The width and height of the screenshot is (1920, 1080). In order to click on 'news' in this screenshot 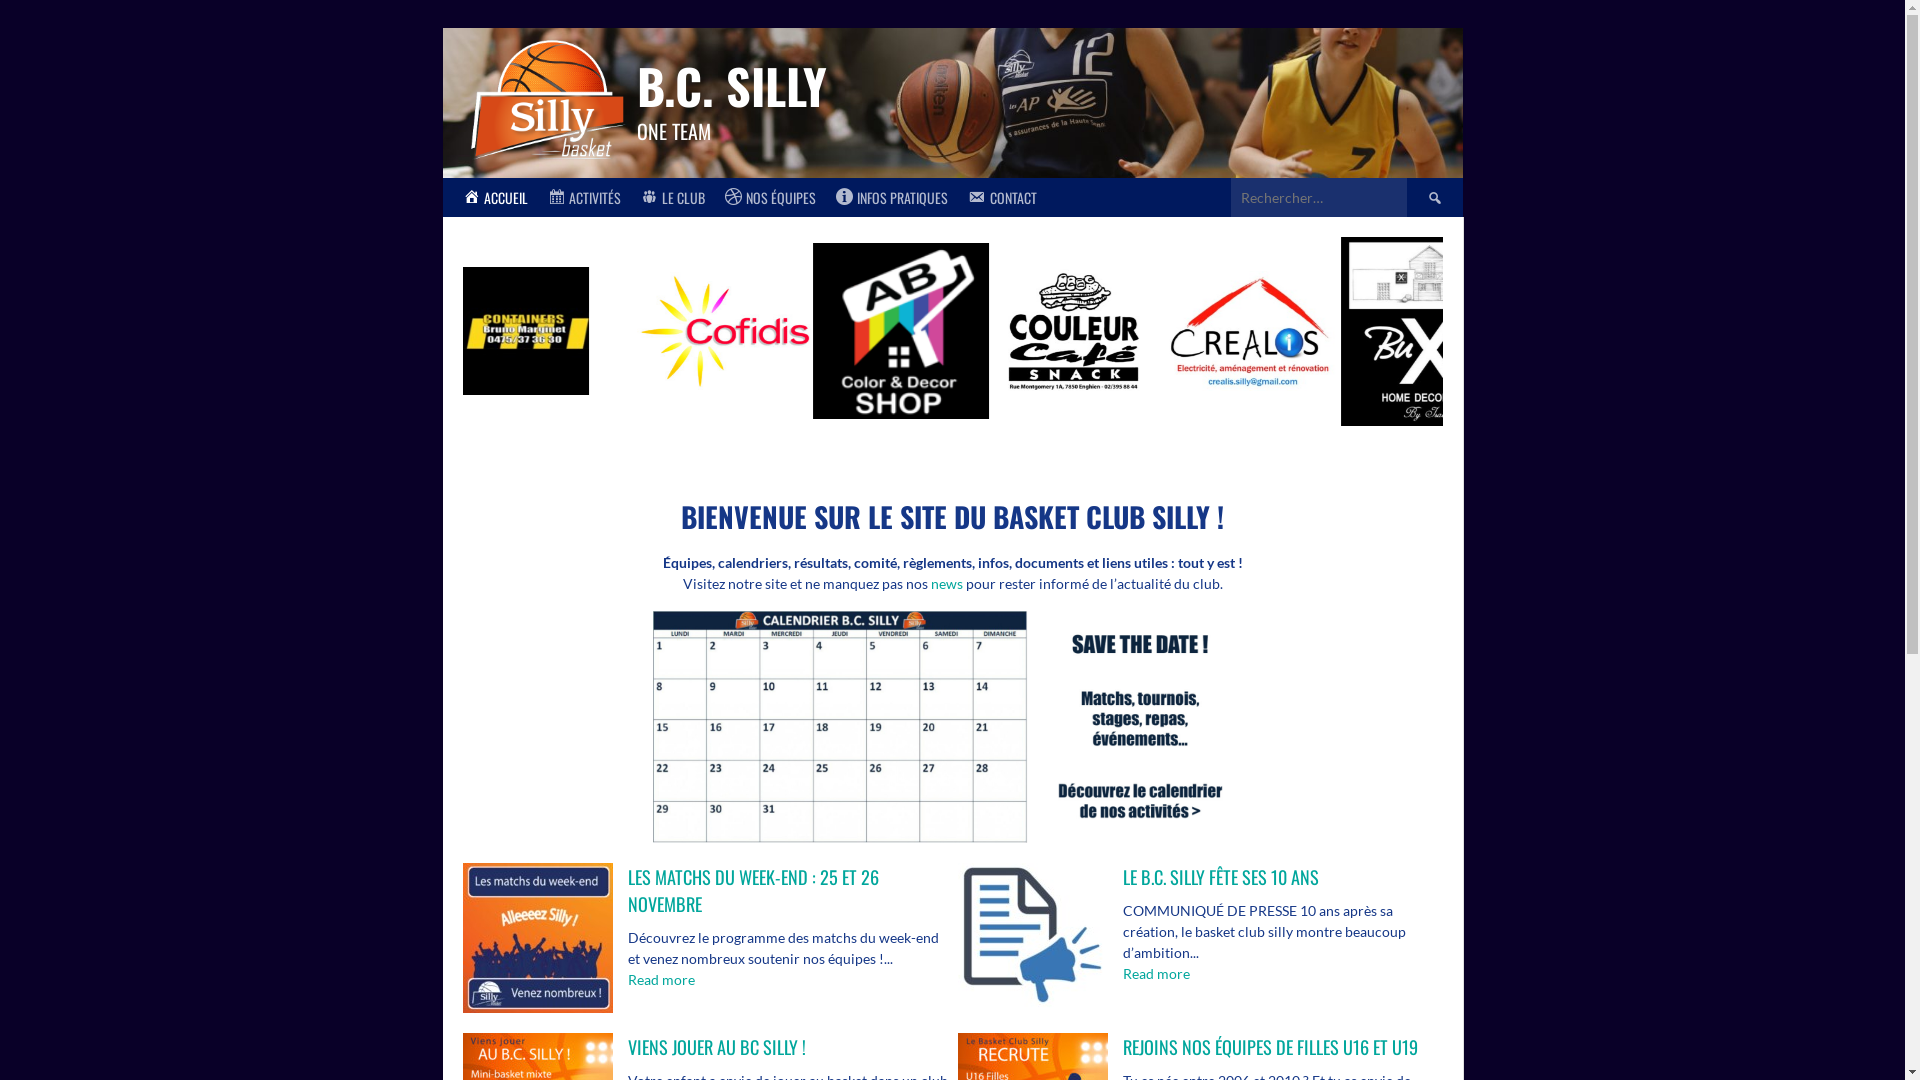, I will do `click(944, 583)`.